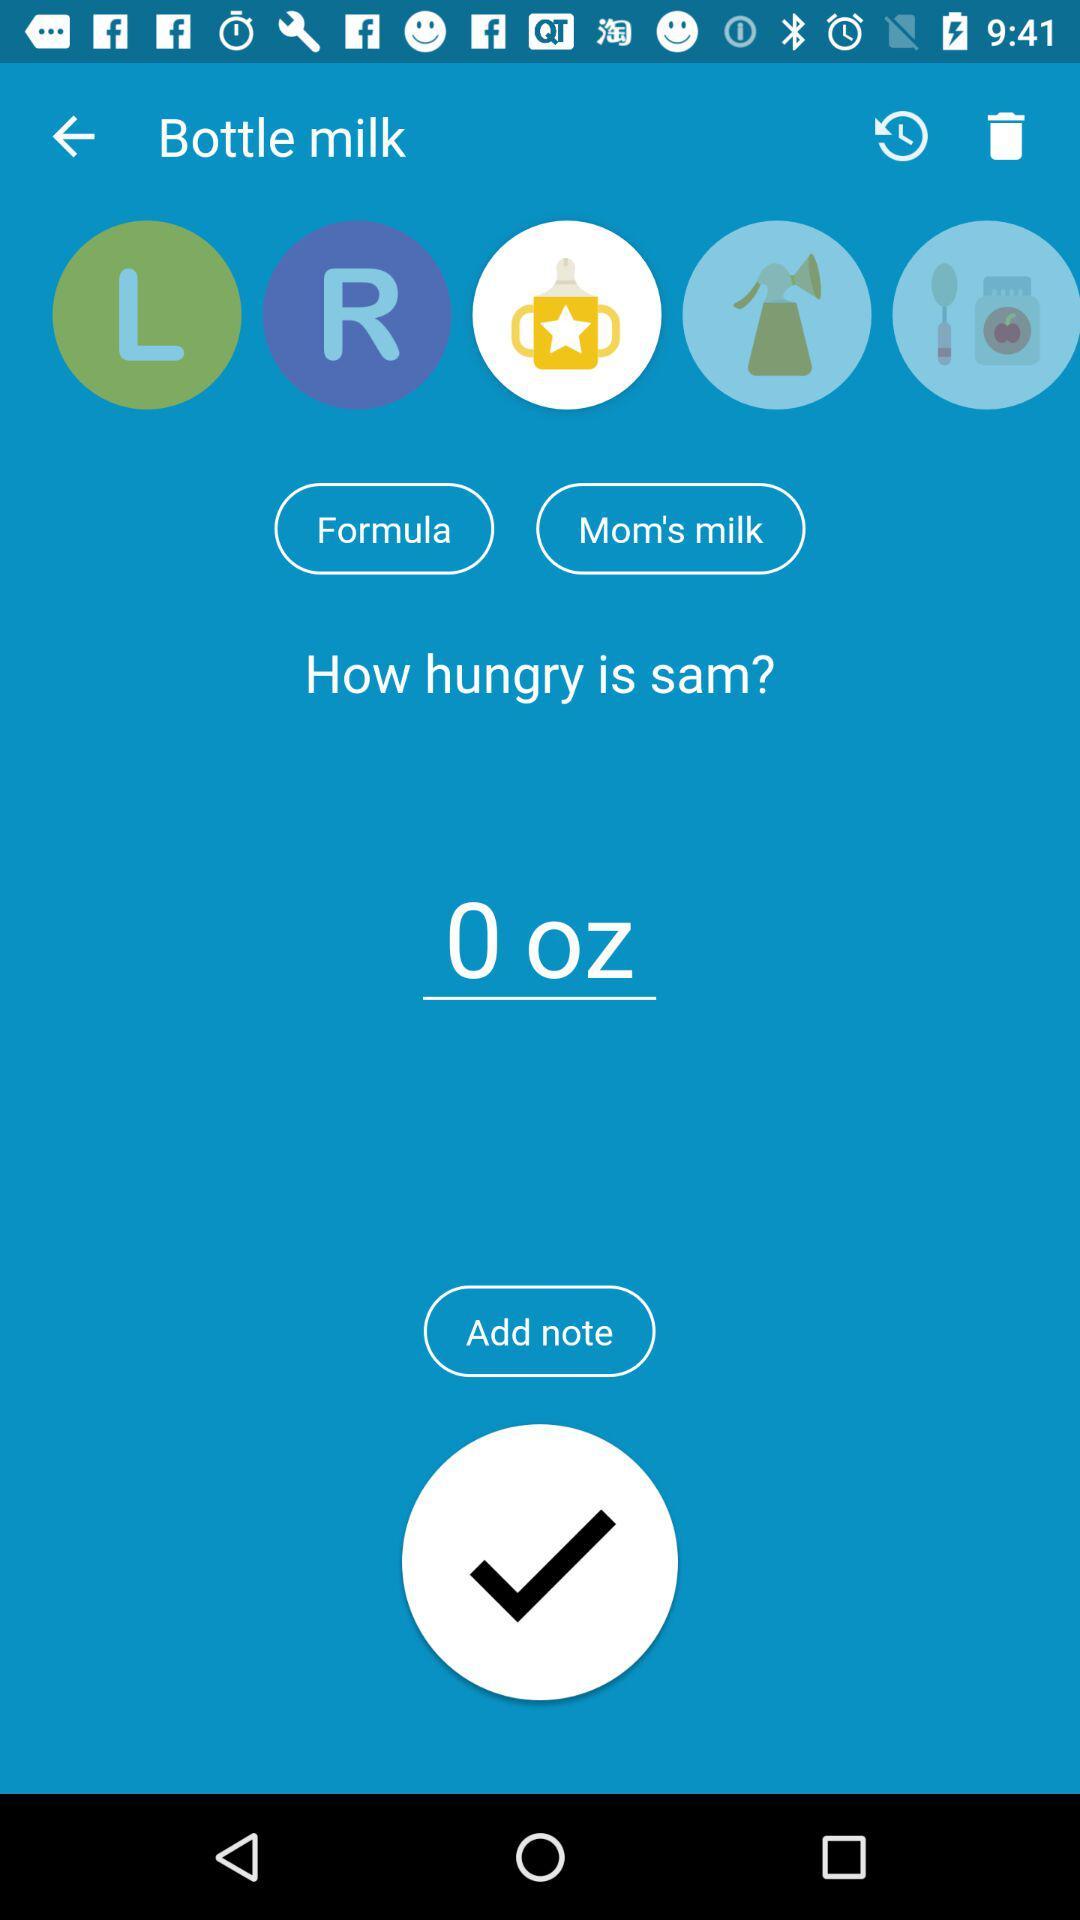 This screenshot has width=1080, height=1920. What do you see at coordinates (538, 1331) in the screenshot?
I see `the add note` at bounding box center [538, 1331].